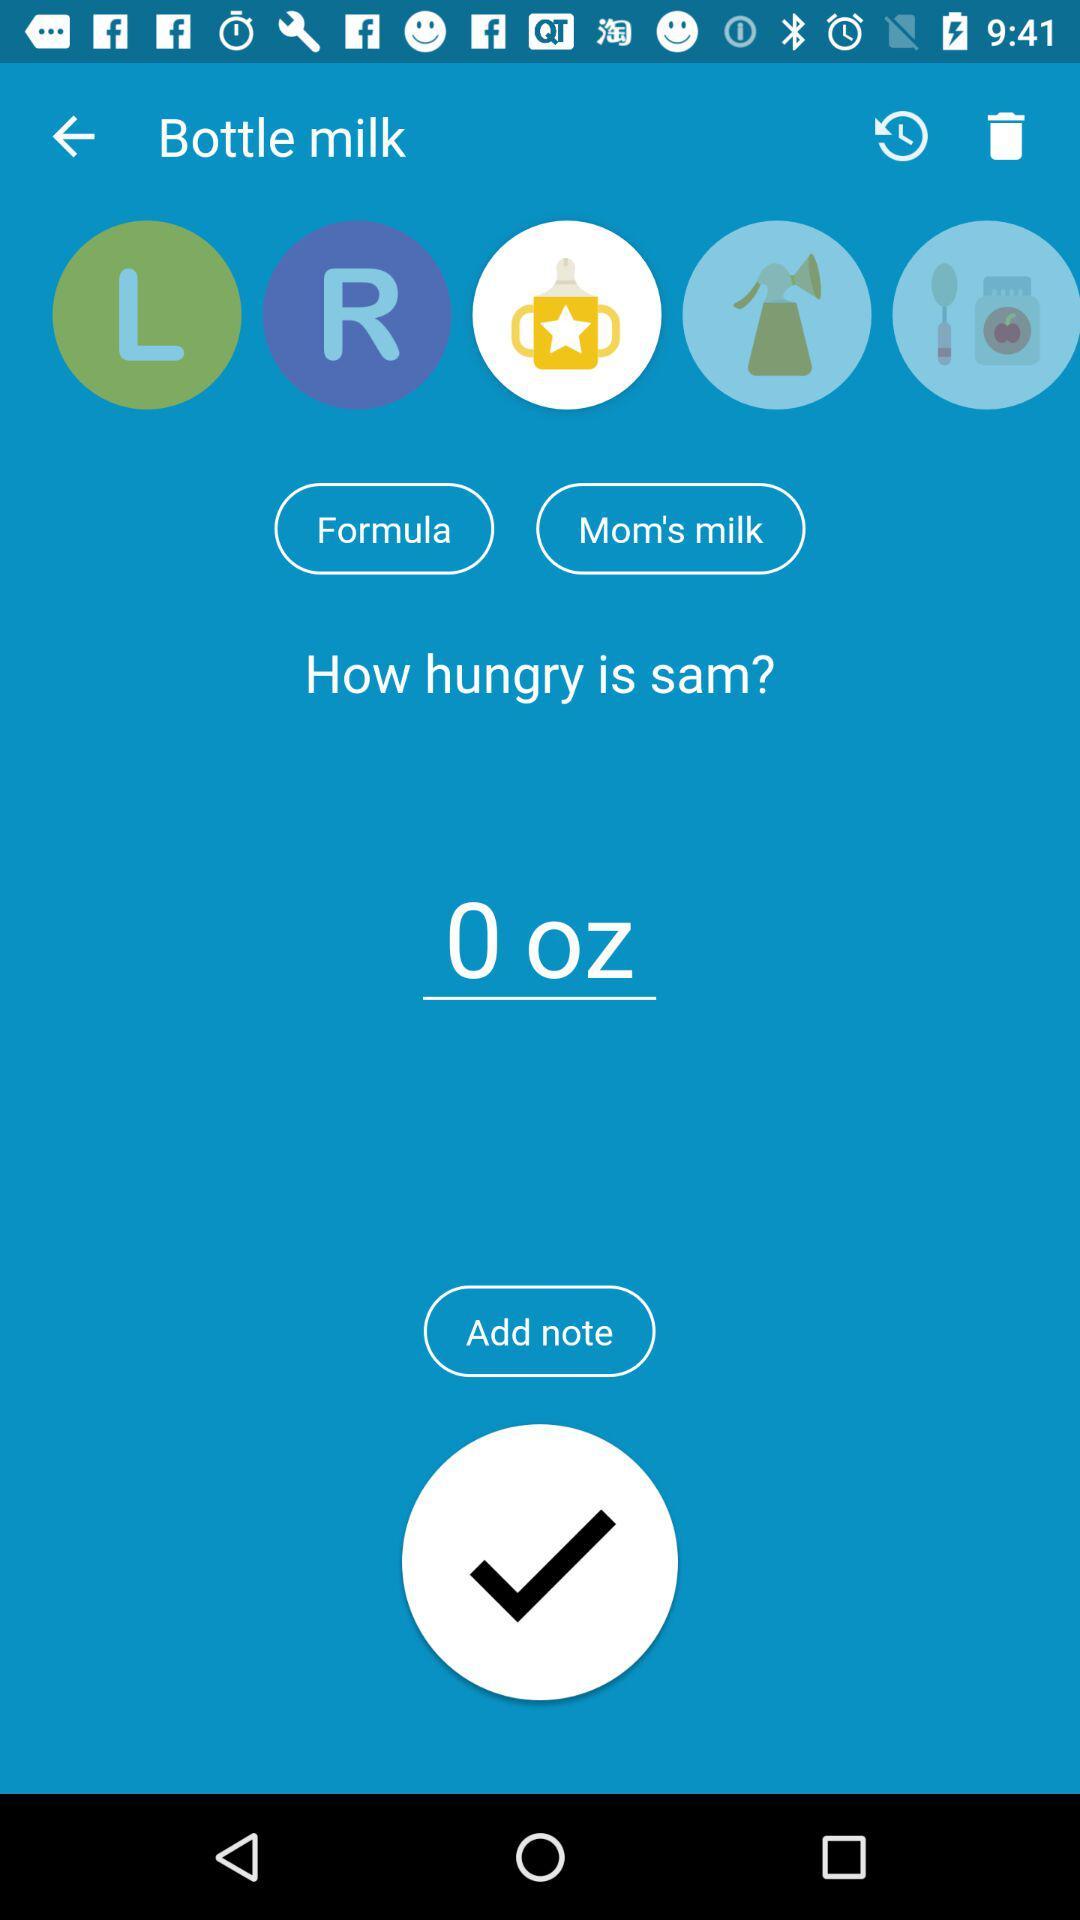 This screenshot has width=1080, height=1920. What do you see at coordinates (538, 1331) in the screenshot?
I see `the add note` at bounding box center [538, 1331].